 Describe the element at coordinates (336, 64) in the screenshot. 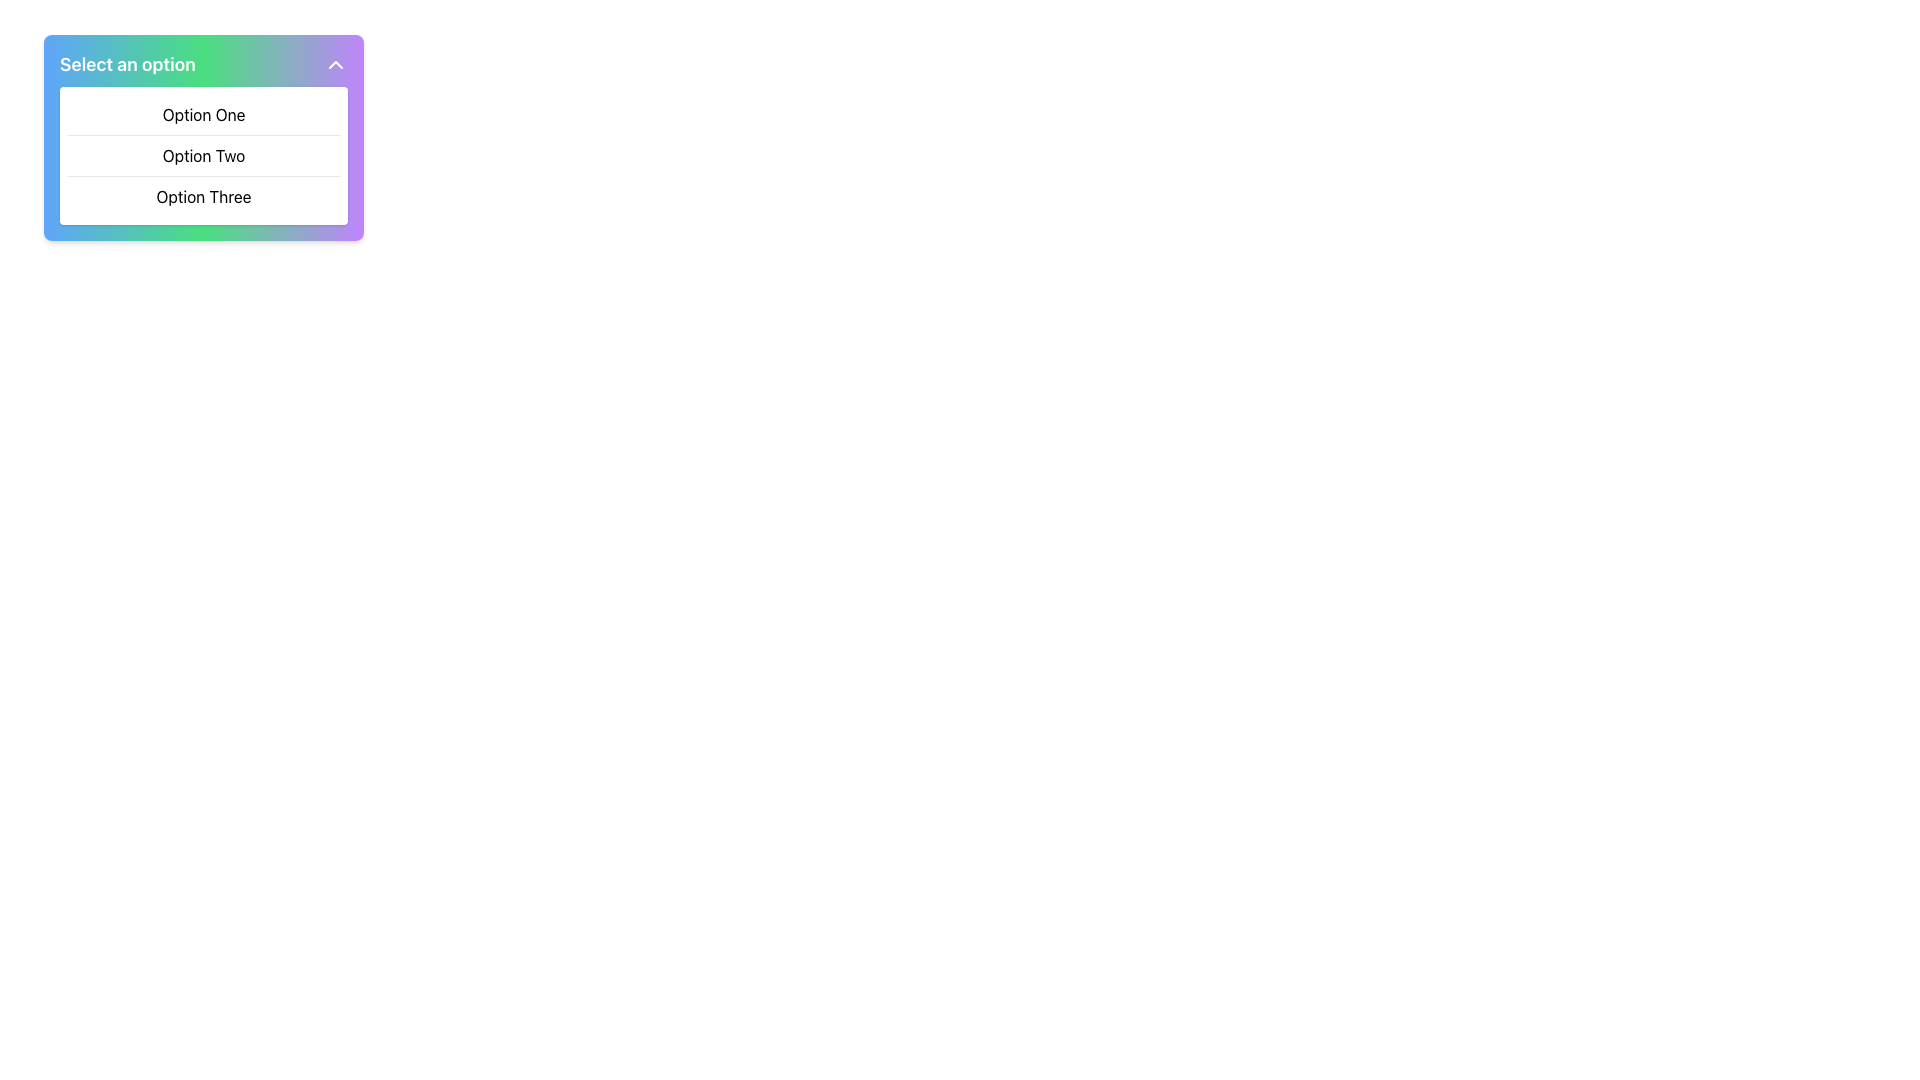

I see `the upward-pointing triangular button in the top-right corner of the dropdown interface` at that location.